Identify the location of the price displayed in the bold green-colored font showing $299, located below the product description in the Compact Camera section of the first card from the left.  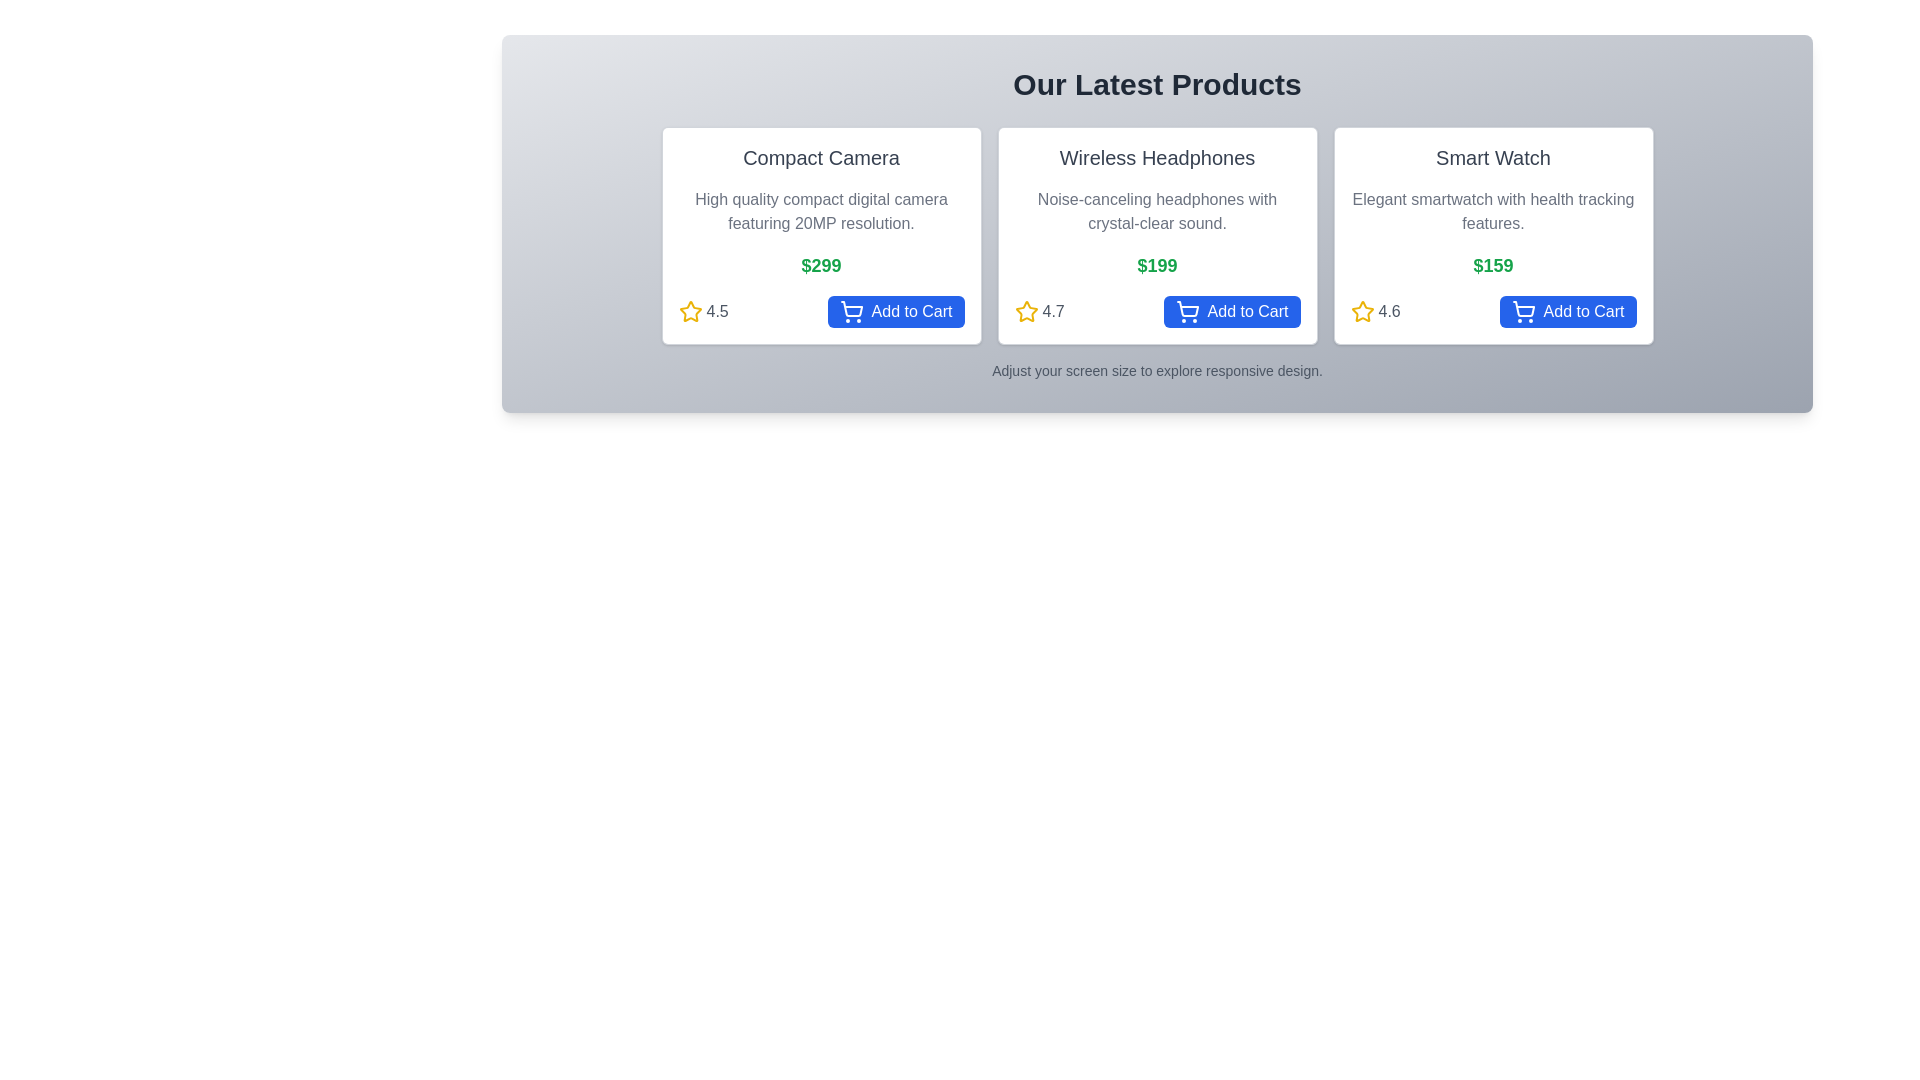
(821, 265).